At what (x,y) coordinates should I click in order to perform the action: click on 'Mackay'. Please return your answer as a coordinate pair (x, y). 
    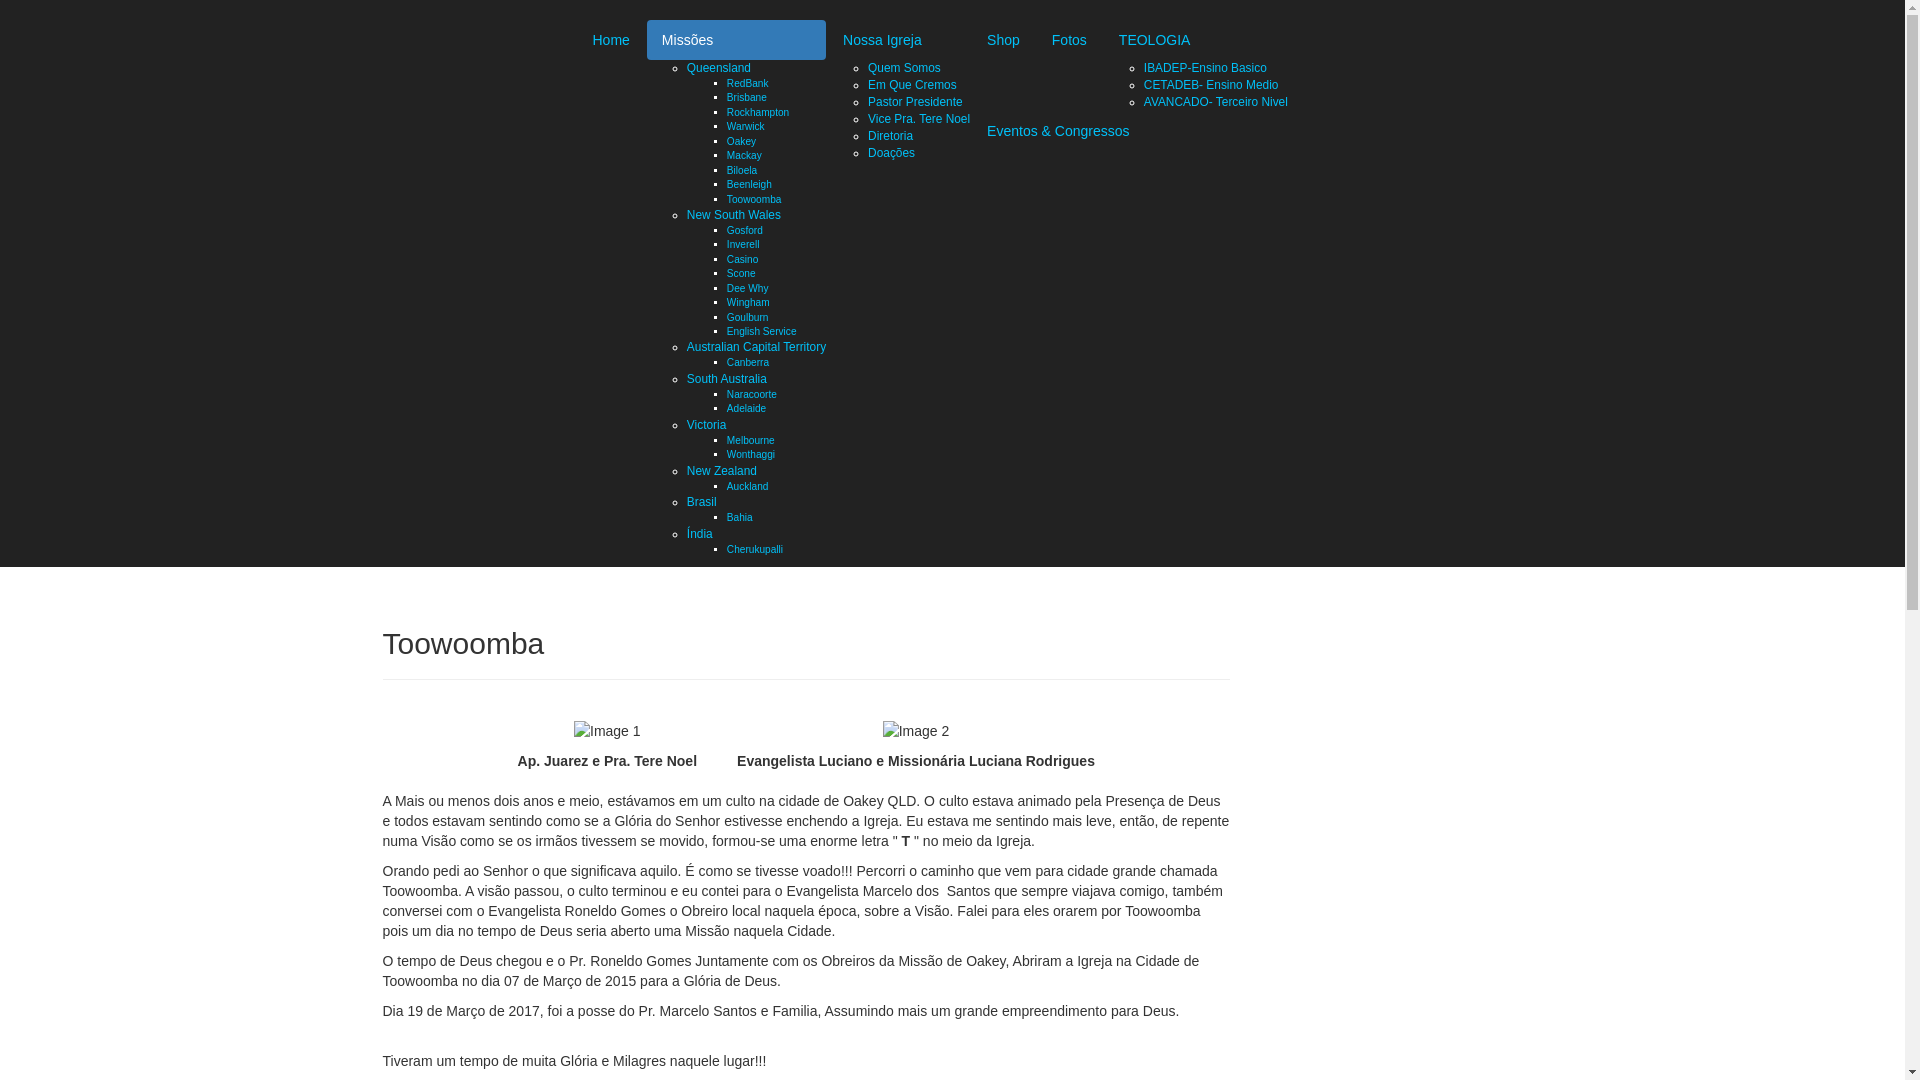
    Looking at the image, I should click on (743, 154).